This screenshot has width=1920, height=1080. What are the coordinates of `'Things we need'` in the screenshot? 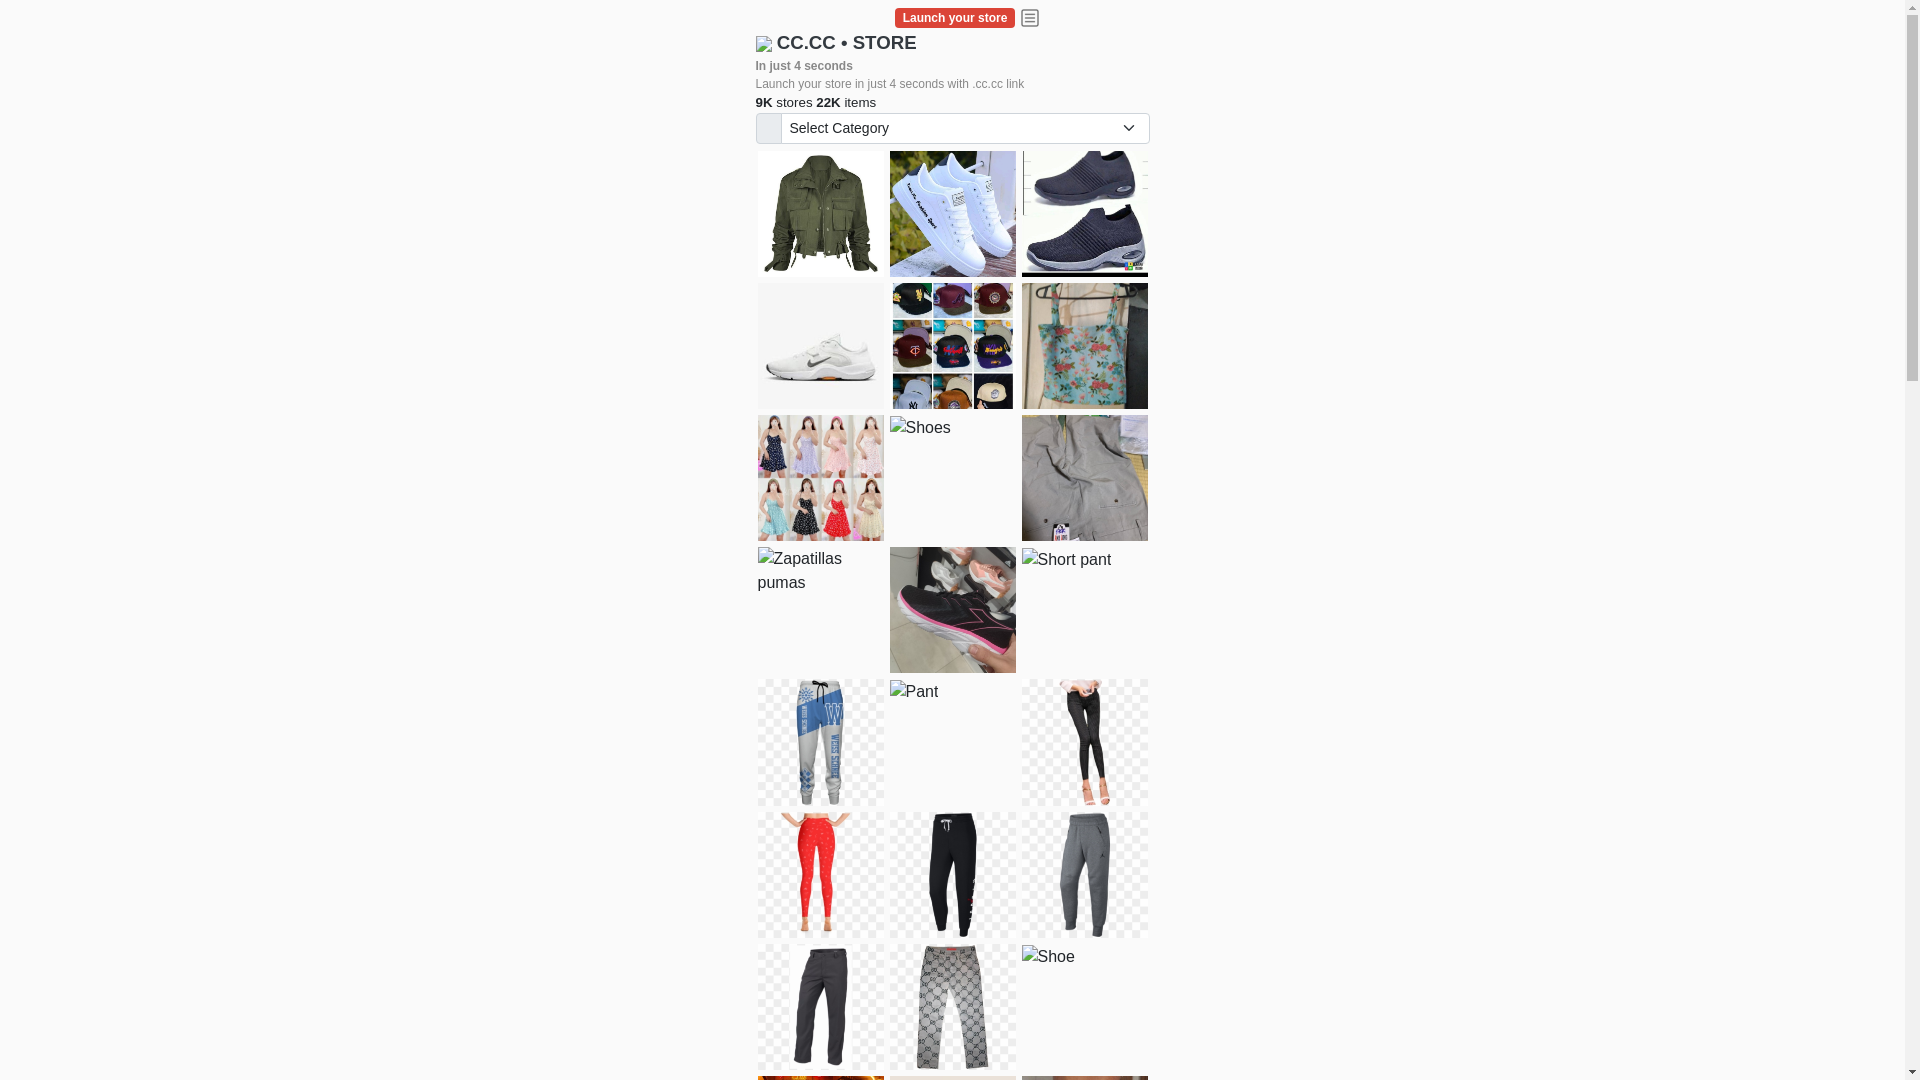 It's located at (952, 345).